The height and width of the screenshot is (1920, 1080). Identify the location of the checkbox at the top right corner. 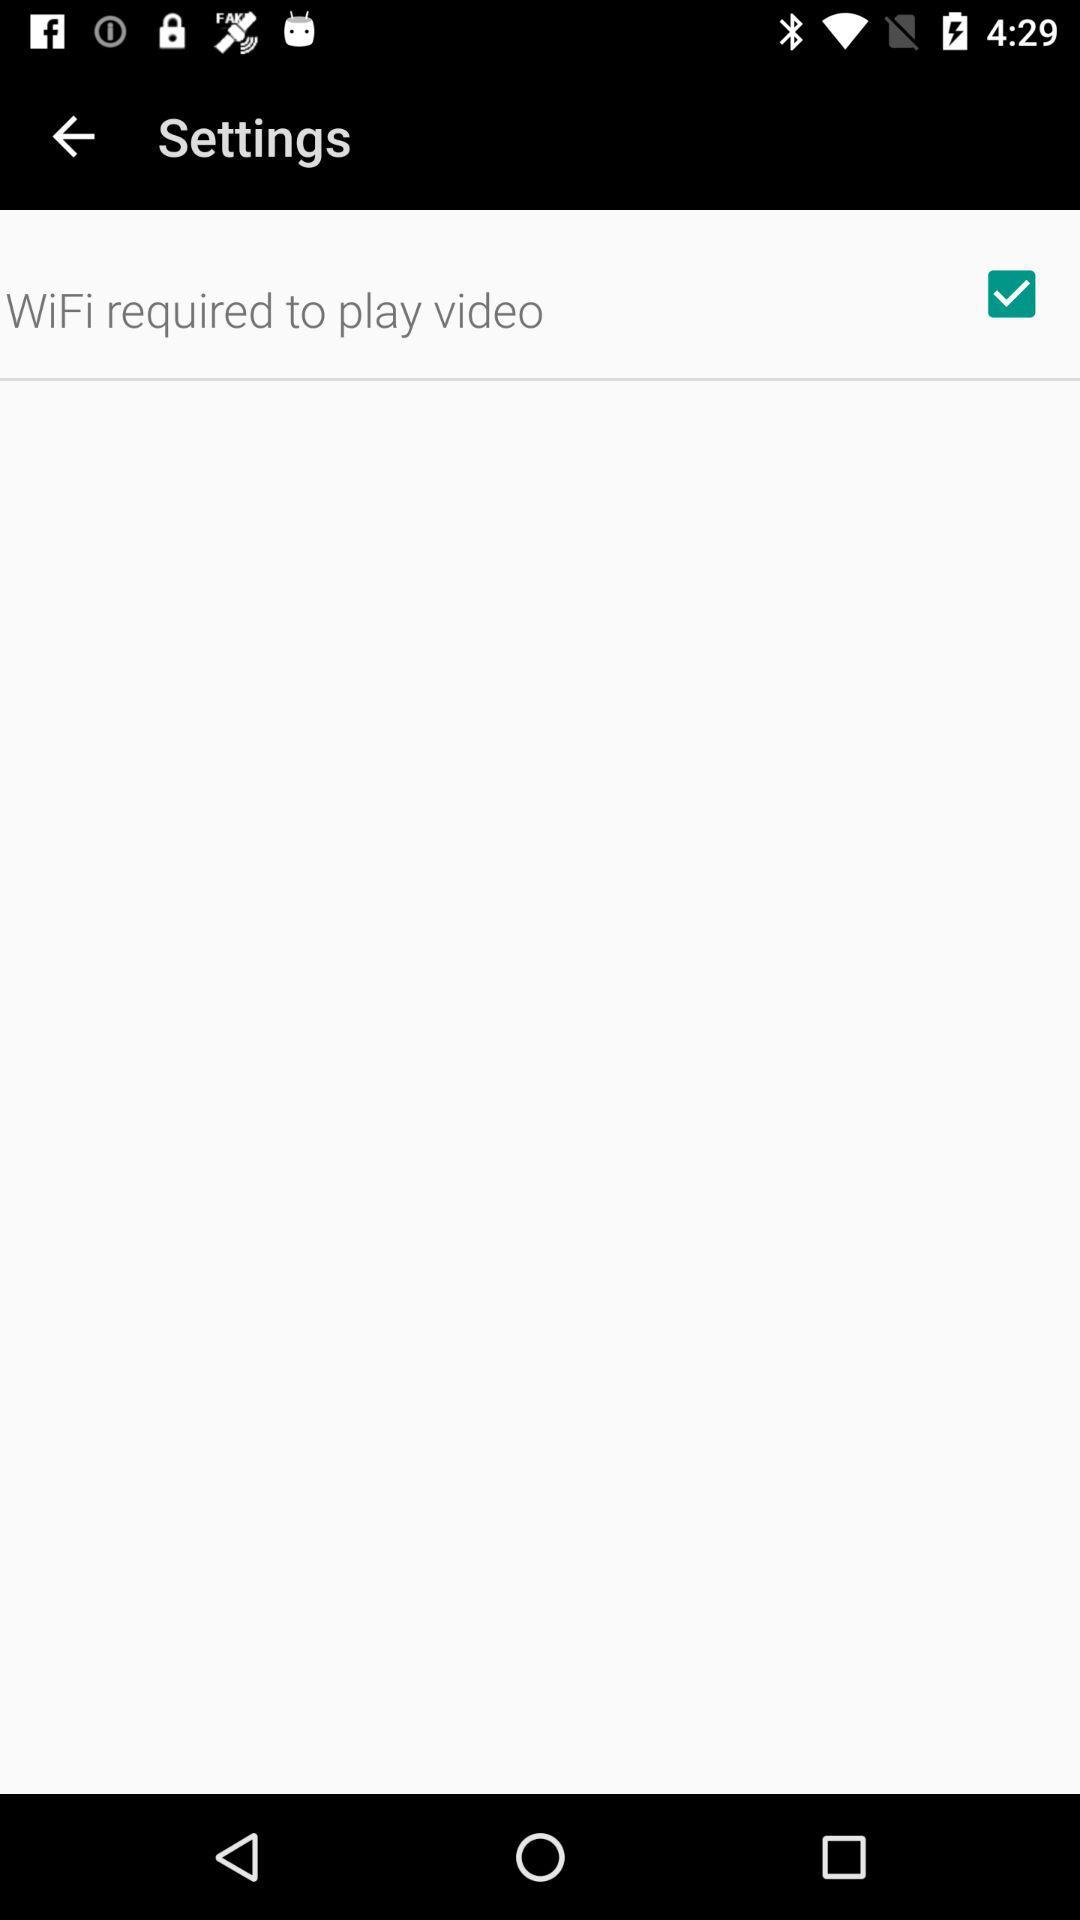
(1011, 292).